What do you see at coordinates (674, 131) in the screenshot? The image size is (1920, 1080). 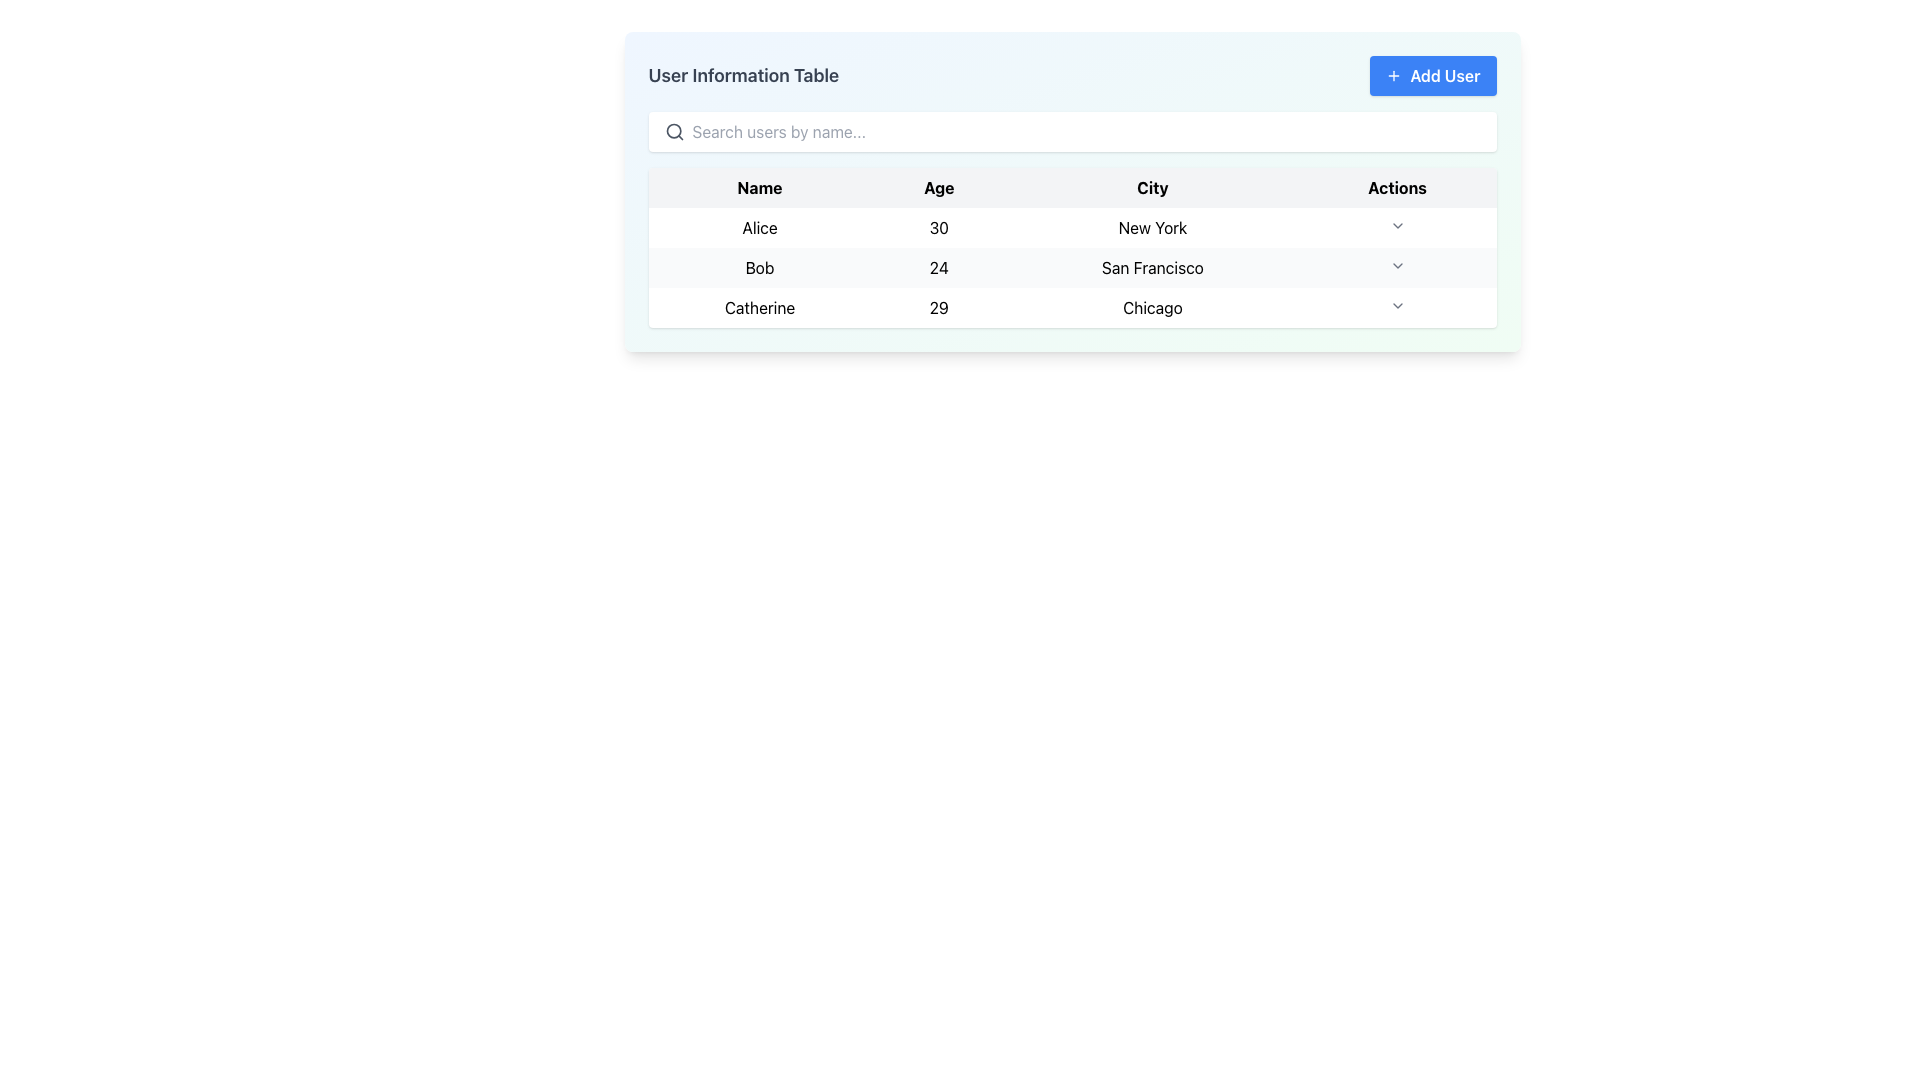 I see `the search icon located at the left side of the search bar, which visually indicates the search functionality` at bounding box center [674, 131].